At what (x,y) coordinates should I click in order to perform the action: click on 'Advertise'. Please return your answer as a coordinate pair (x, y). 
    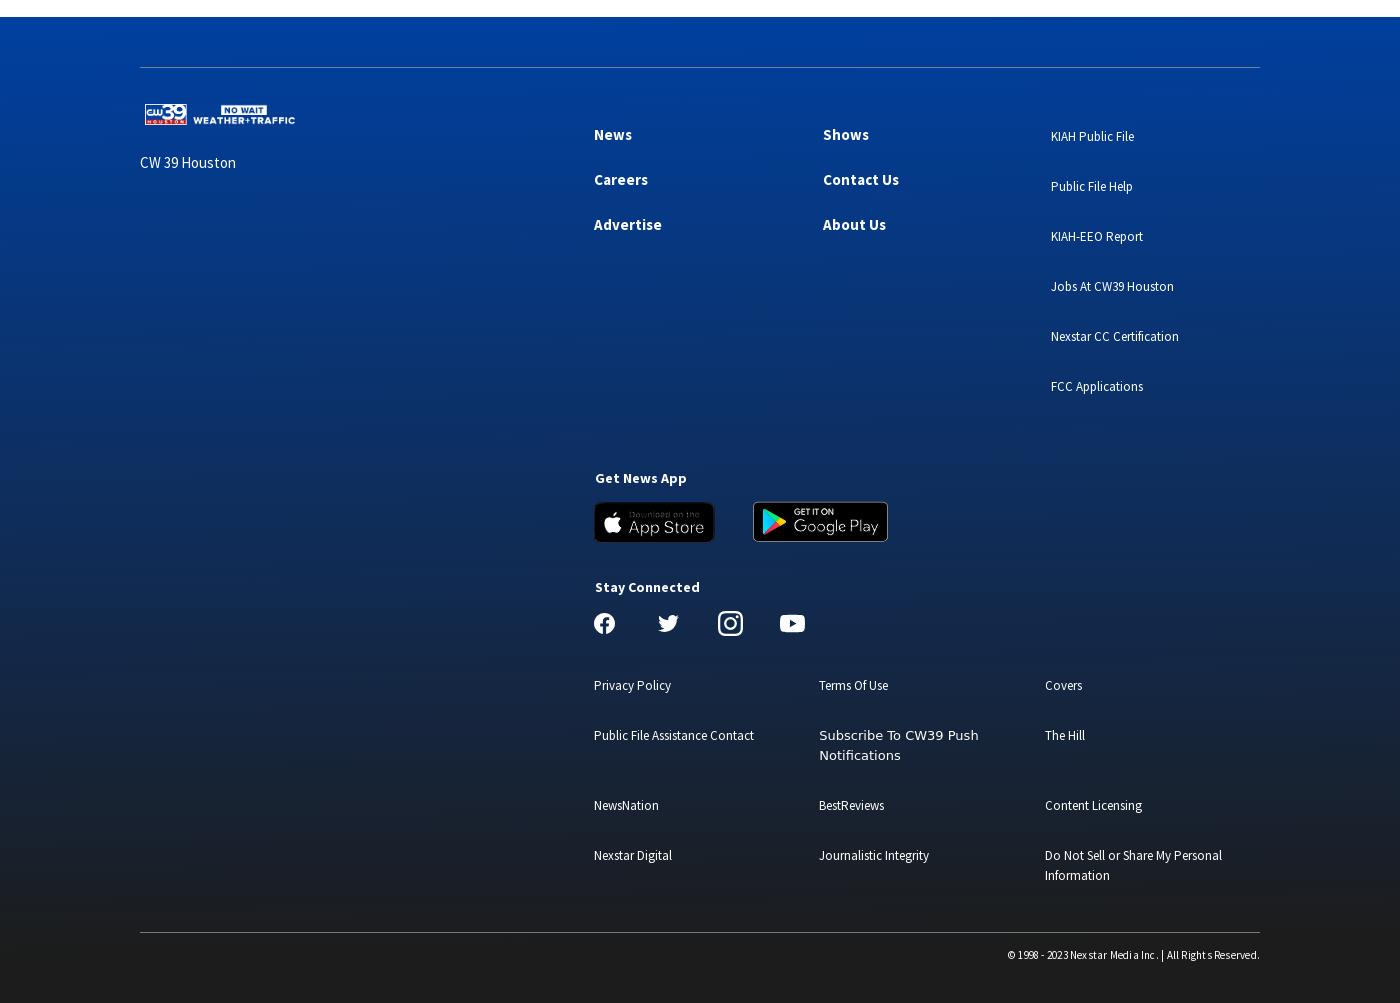
    Looking at the image, I should click on (628, 224).